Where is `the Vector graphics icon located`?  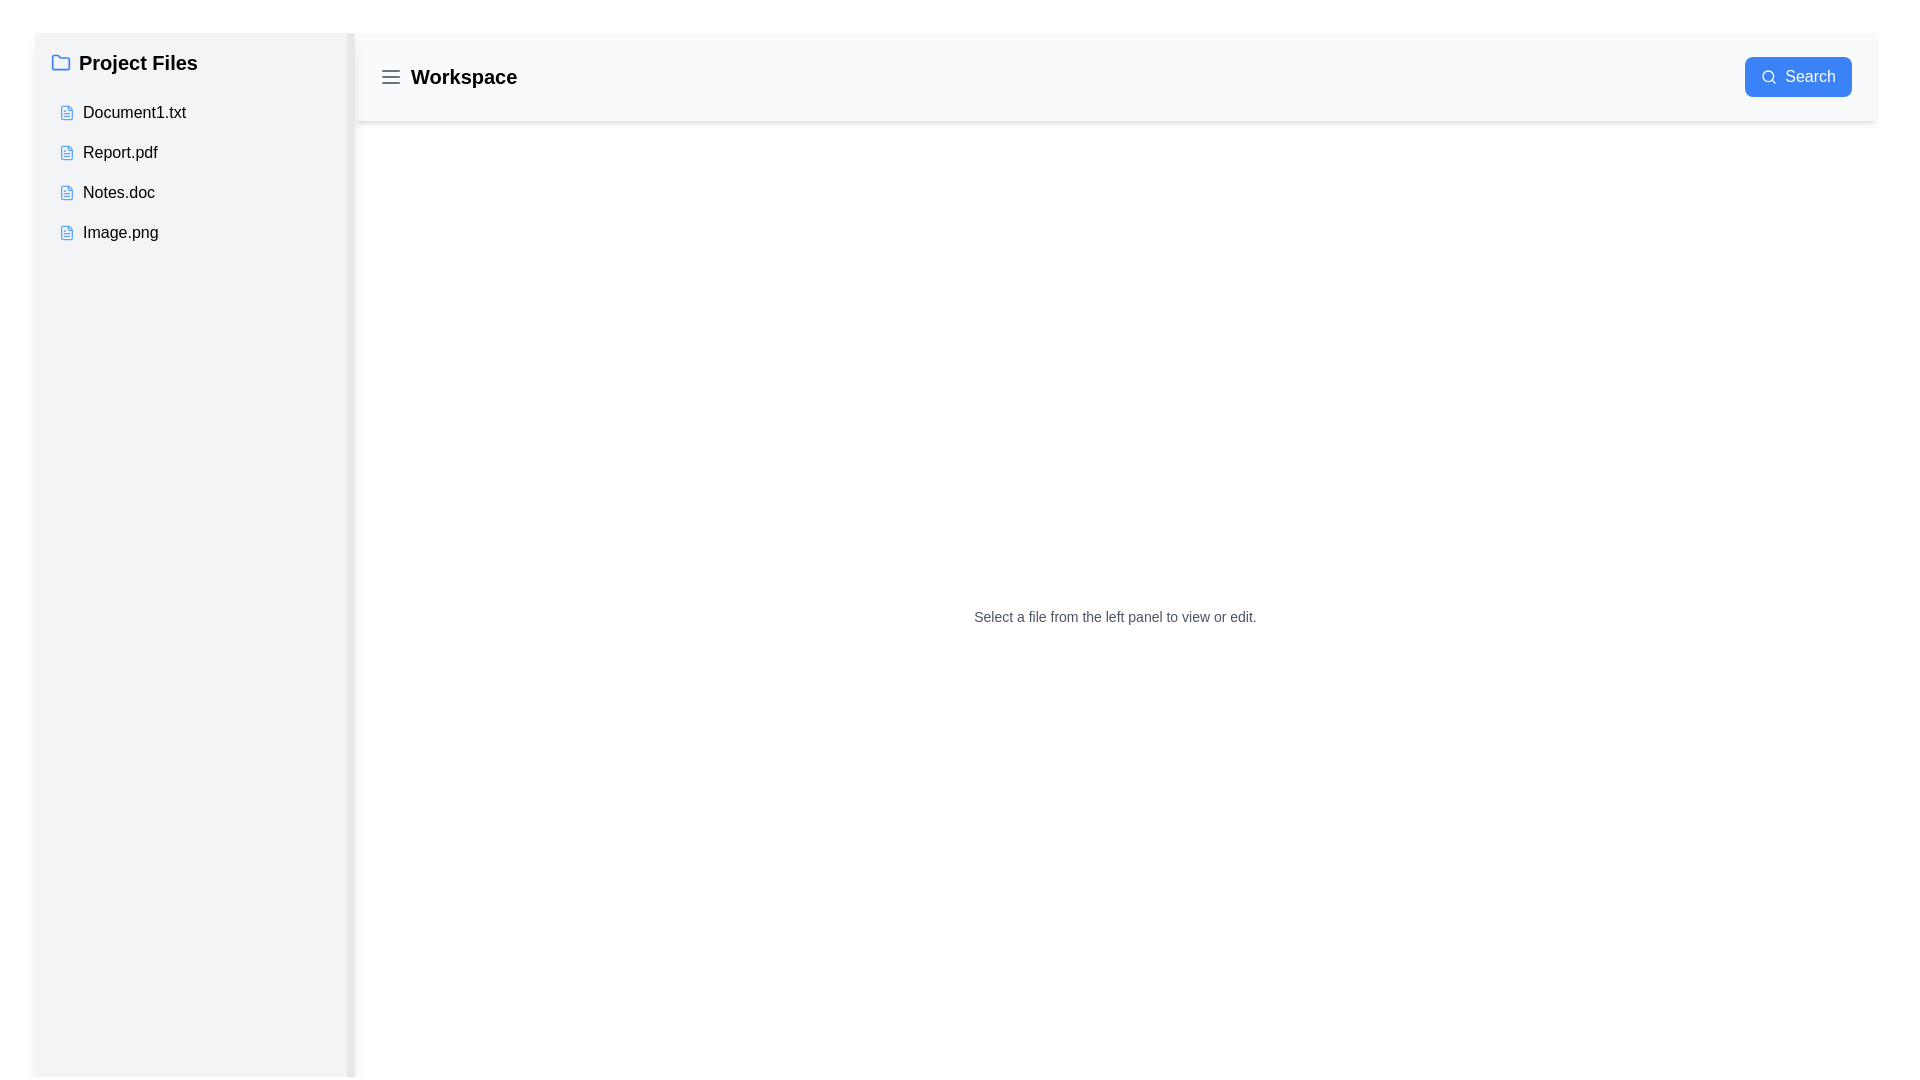 the Vector graphics icon located is located at coordinates (67, 231).